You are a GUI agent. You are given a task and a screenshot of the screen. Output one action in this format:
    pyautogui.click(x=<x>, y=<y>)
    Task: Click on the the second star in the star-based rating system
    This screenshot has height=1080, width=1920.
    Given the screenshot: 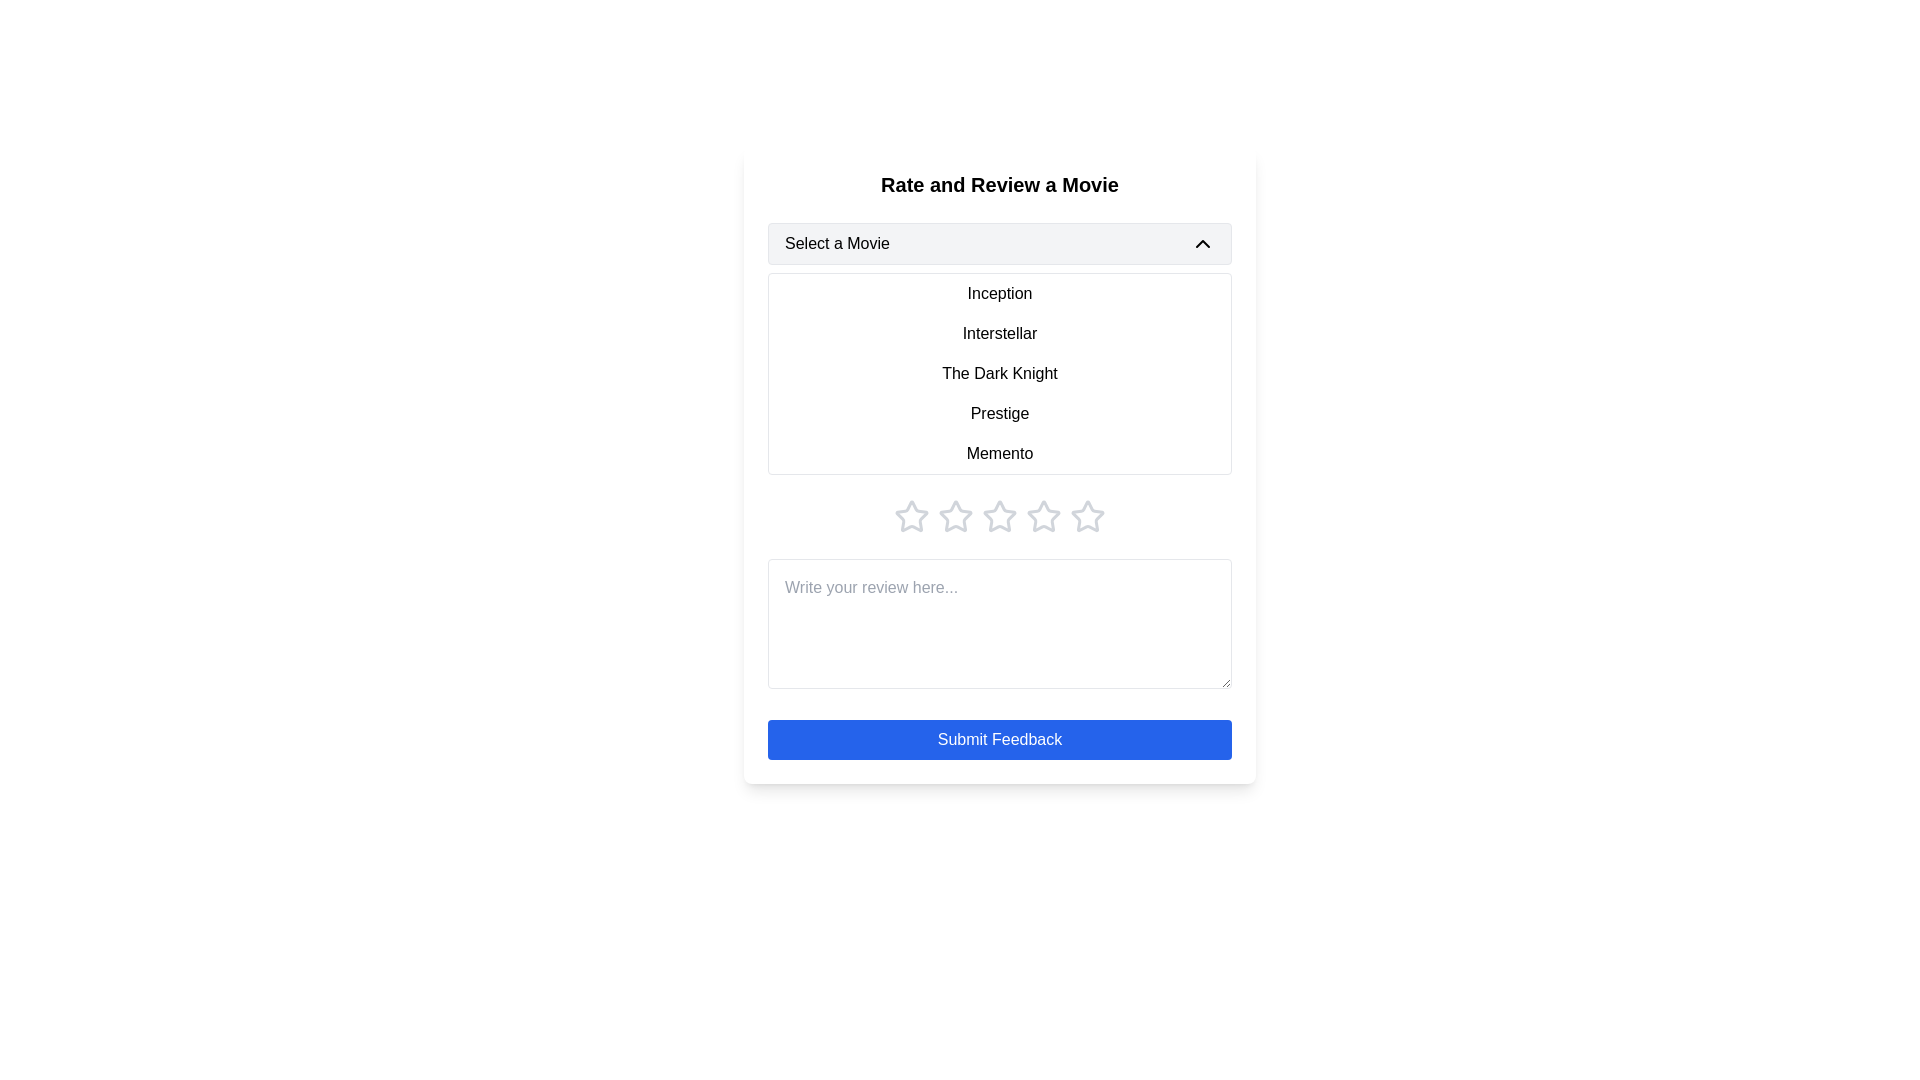 What is the action you would take?
    pyautogui.click(x=954, y=515)
    